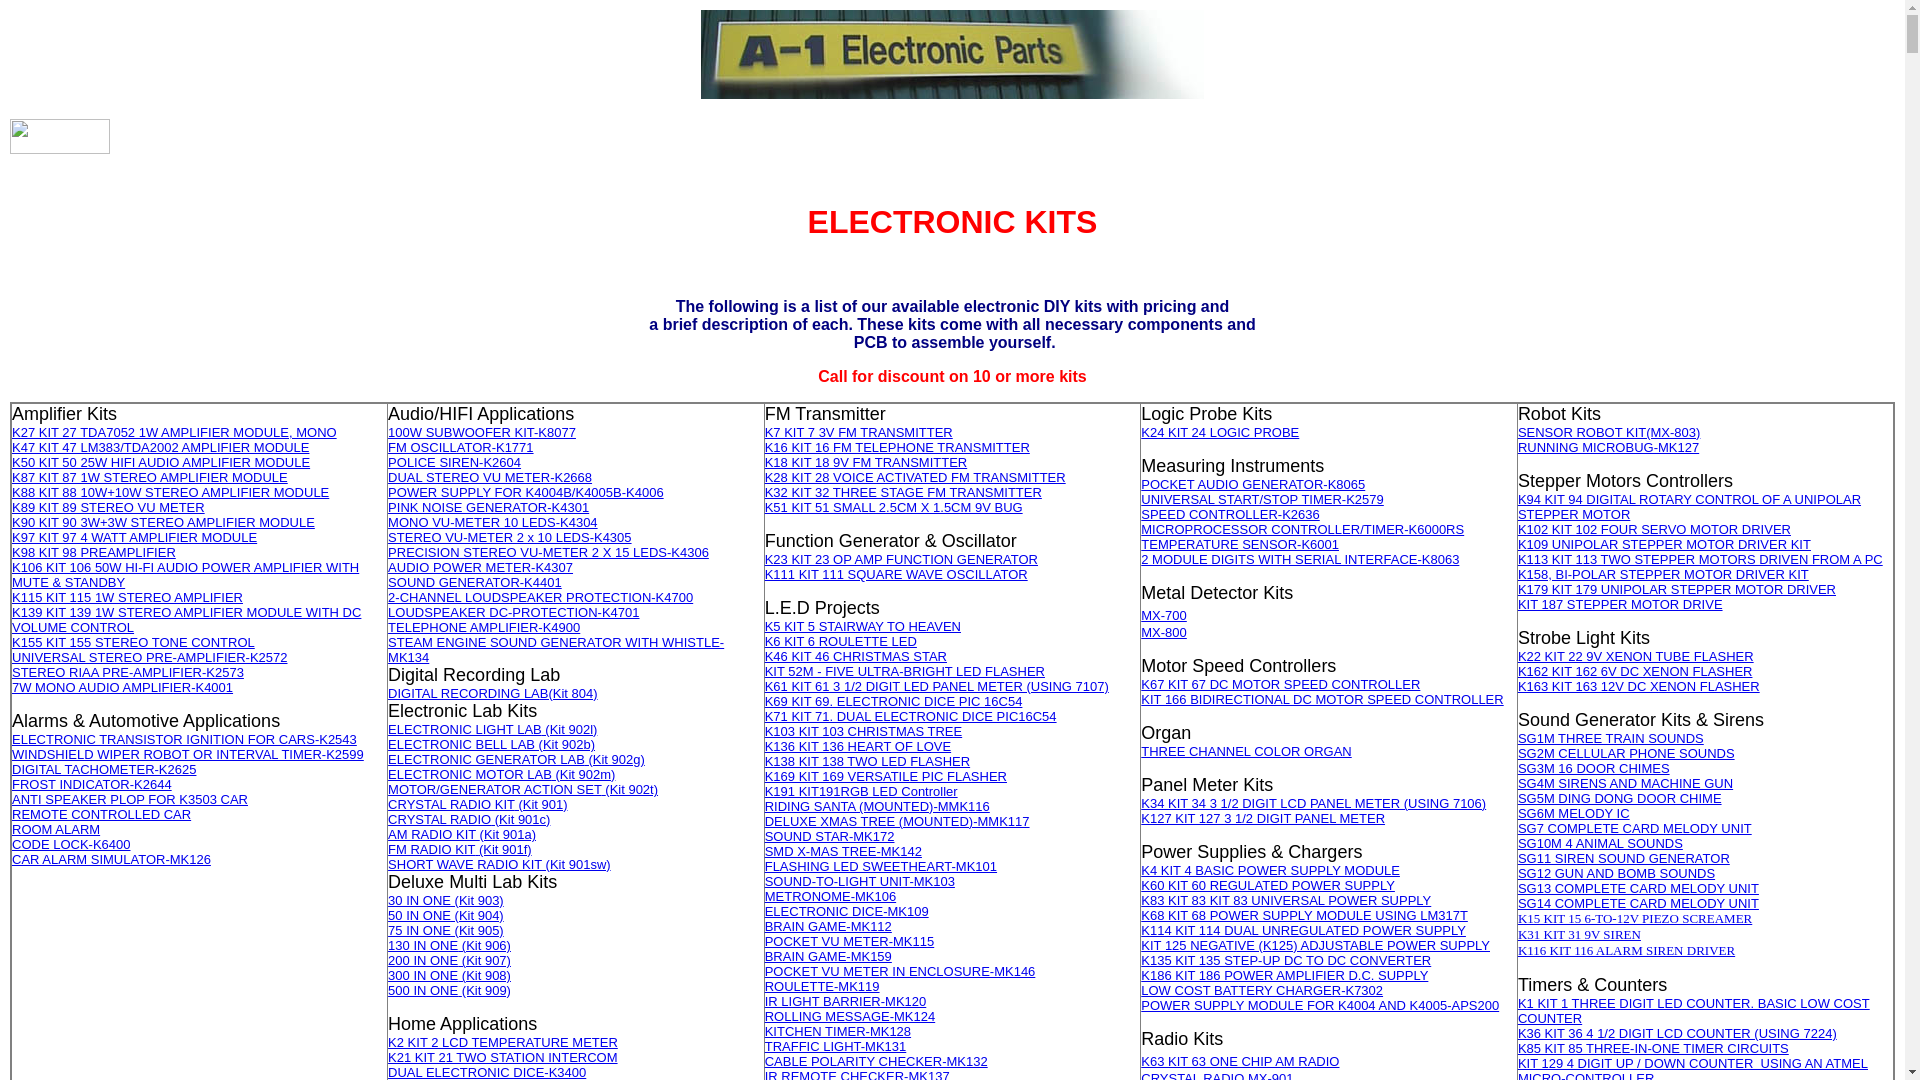 The image size is (1920, 1080). What do you see at coordinates (850, 1016) in the screenshot?
I see `'ROLLING MESSAGE-MK124'` at bounding box center [850, 1016].